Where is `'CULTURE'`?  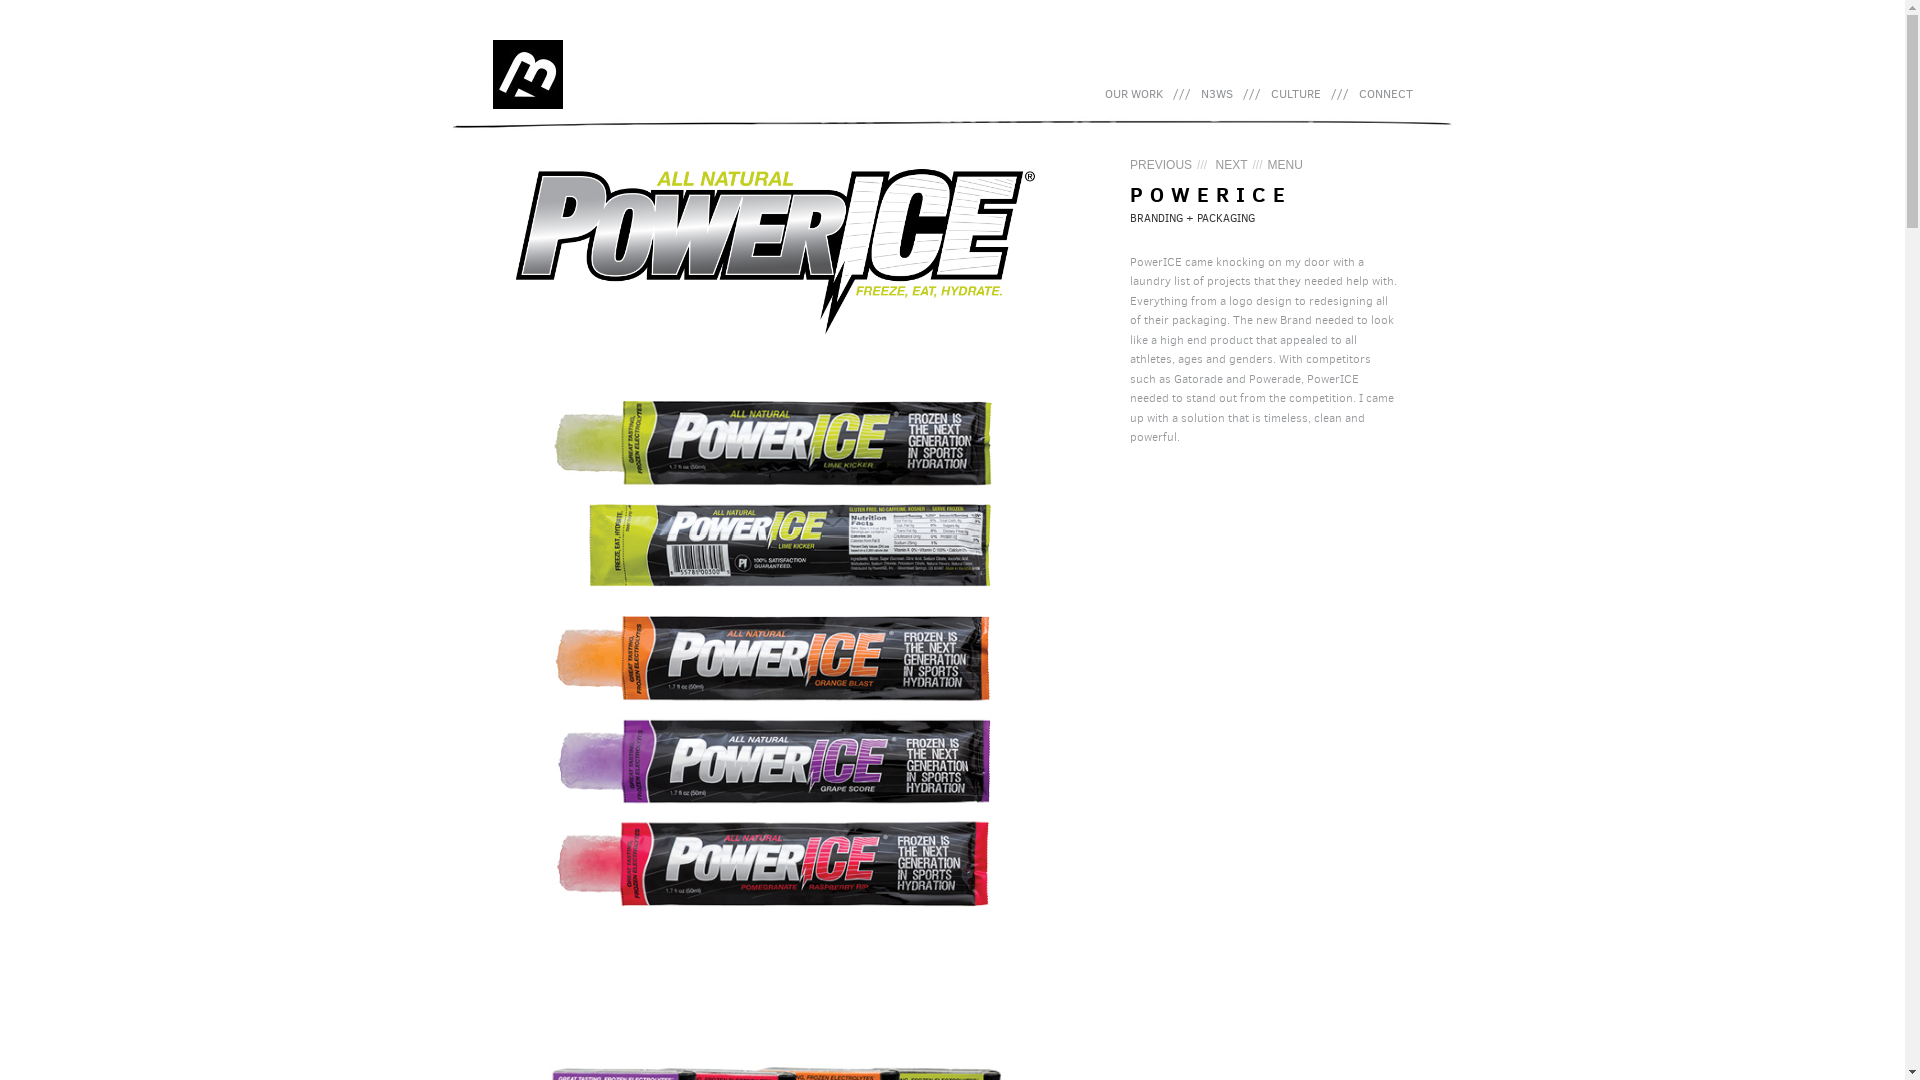
'CULTURE' is located at coordinates (1265, 95).